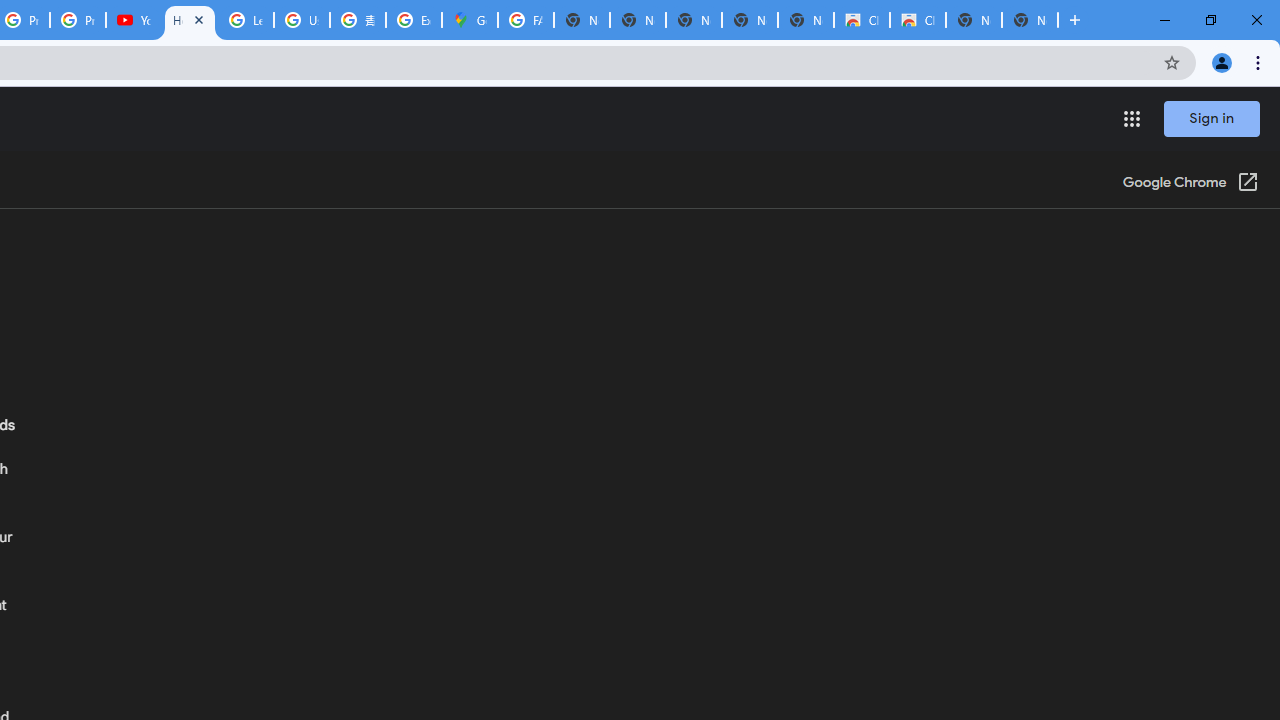  What do you see at coordinates (862, 20) in the screenshot?
I see `'Classic Blue - Chrome Web Store'` at bounding box center [862, 20].